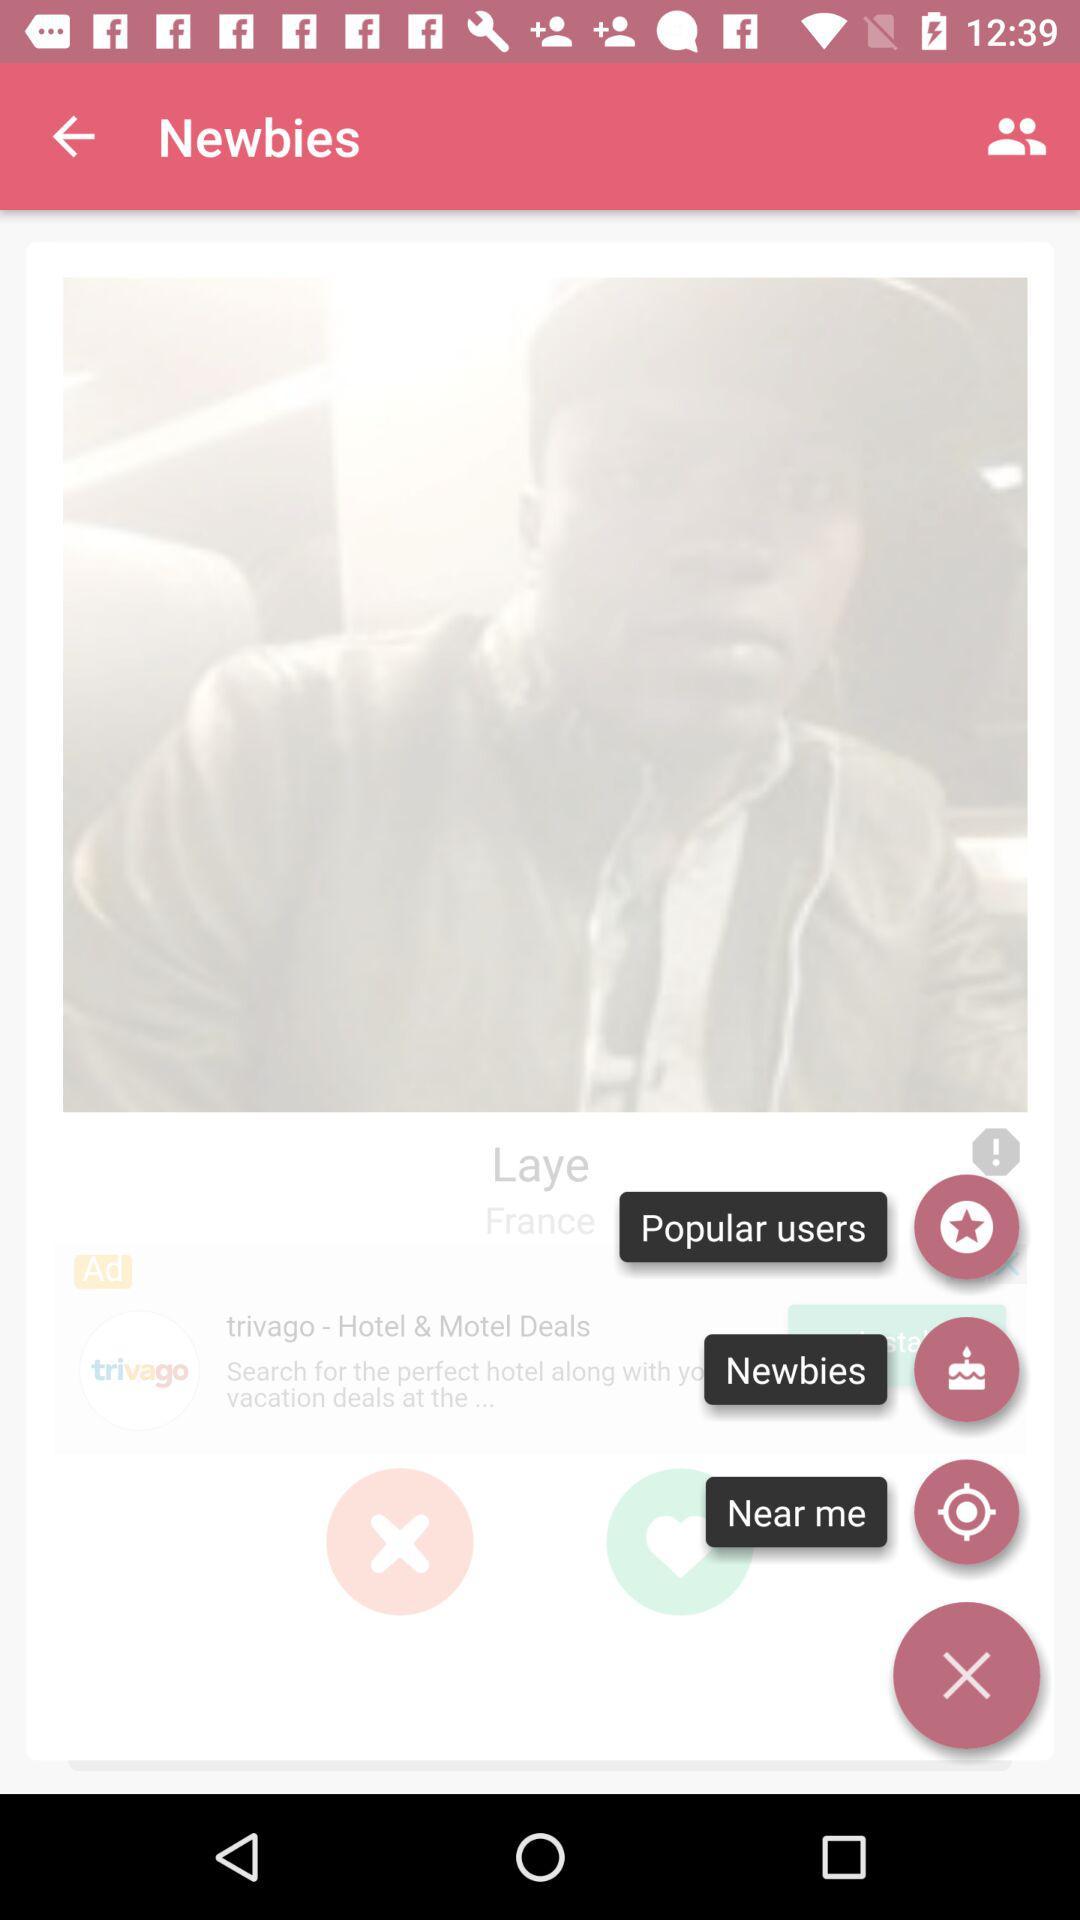 Image resolution: width=1080 pixels, height=1920 pixels. I want to click on the gift icon, so click(965, 1368).